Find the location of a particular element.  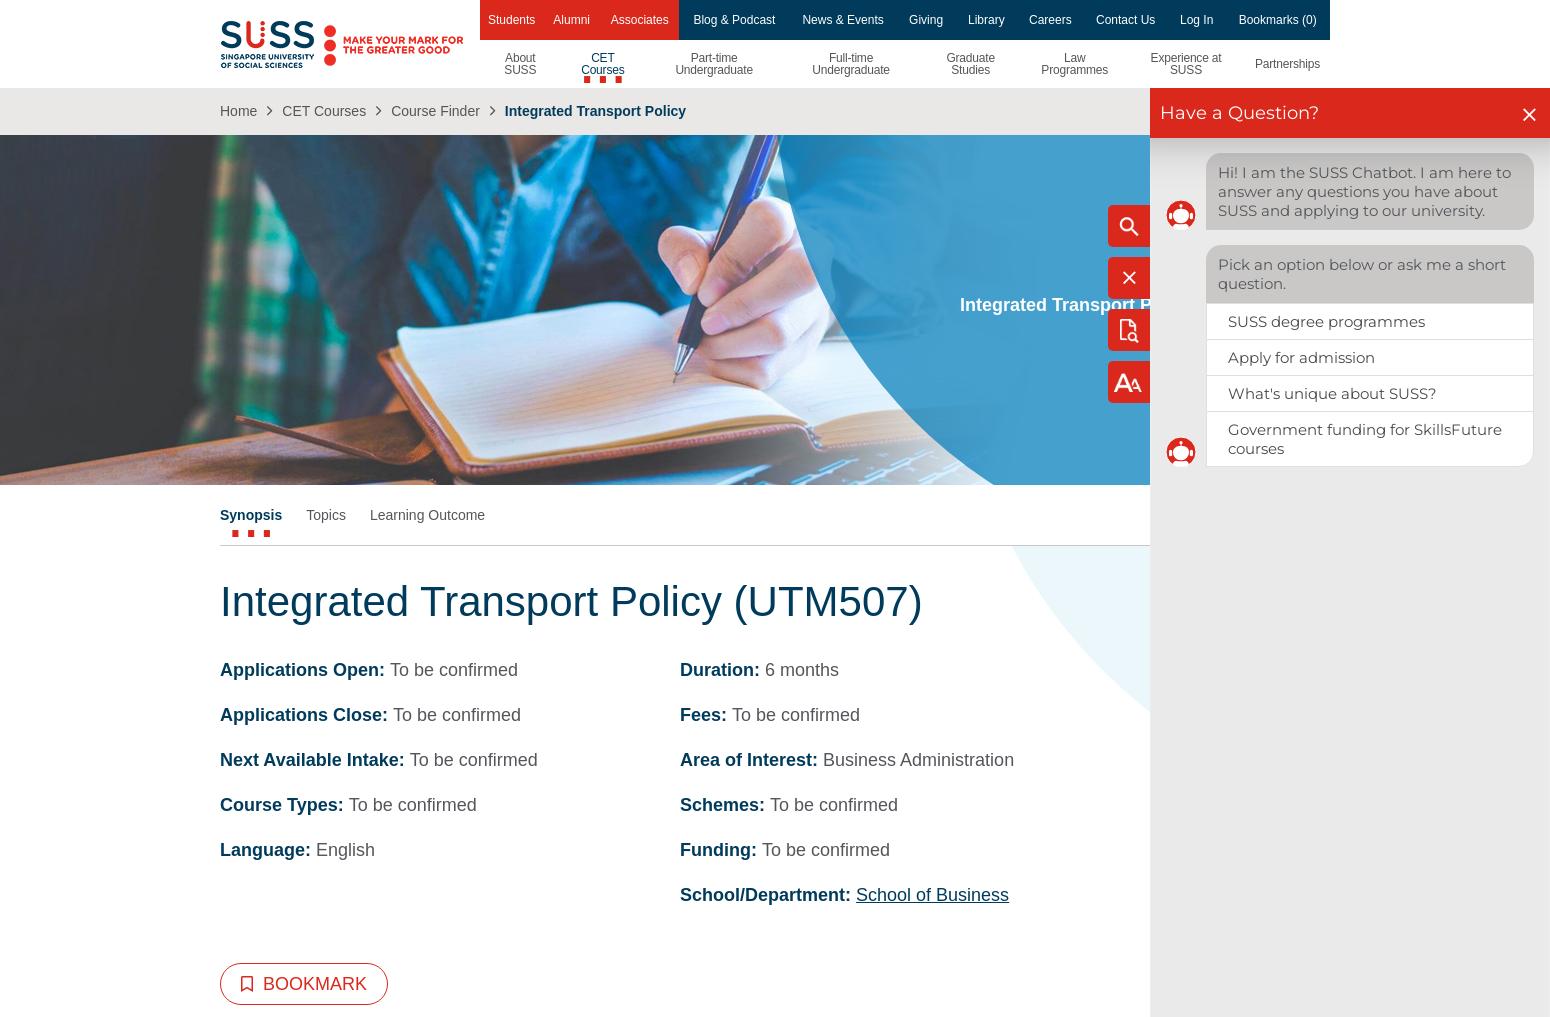

'Course Finder' is located at coordinates (434, 110).